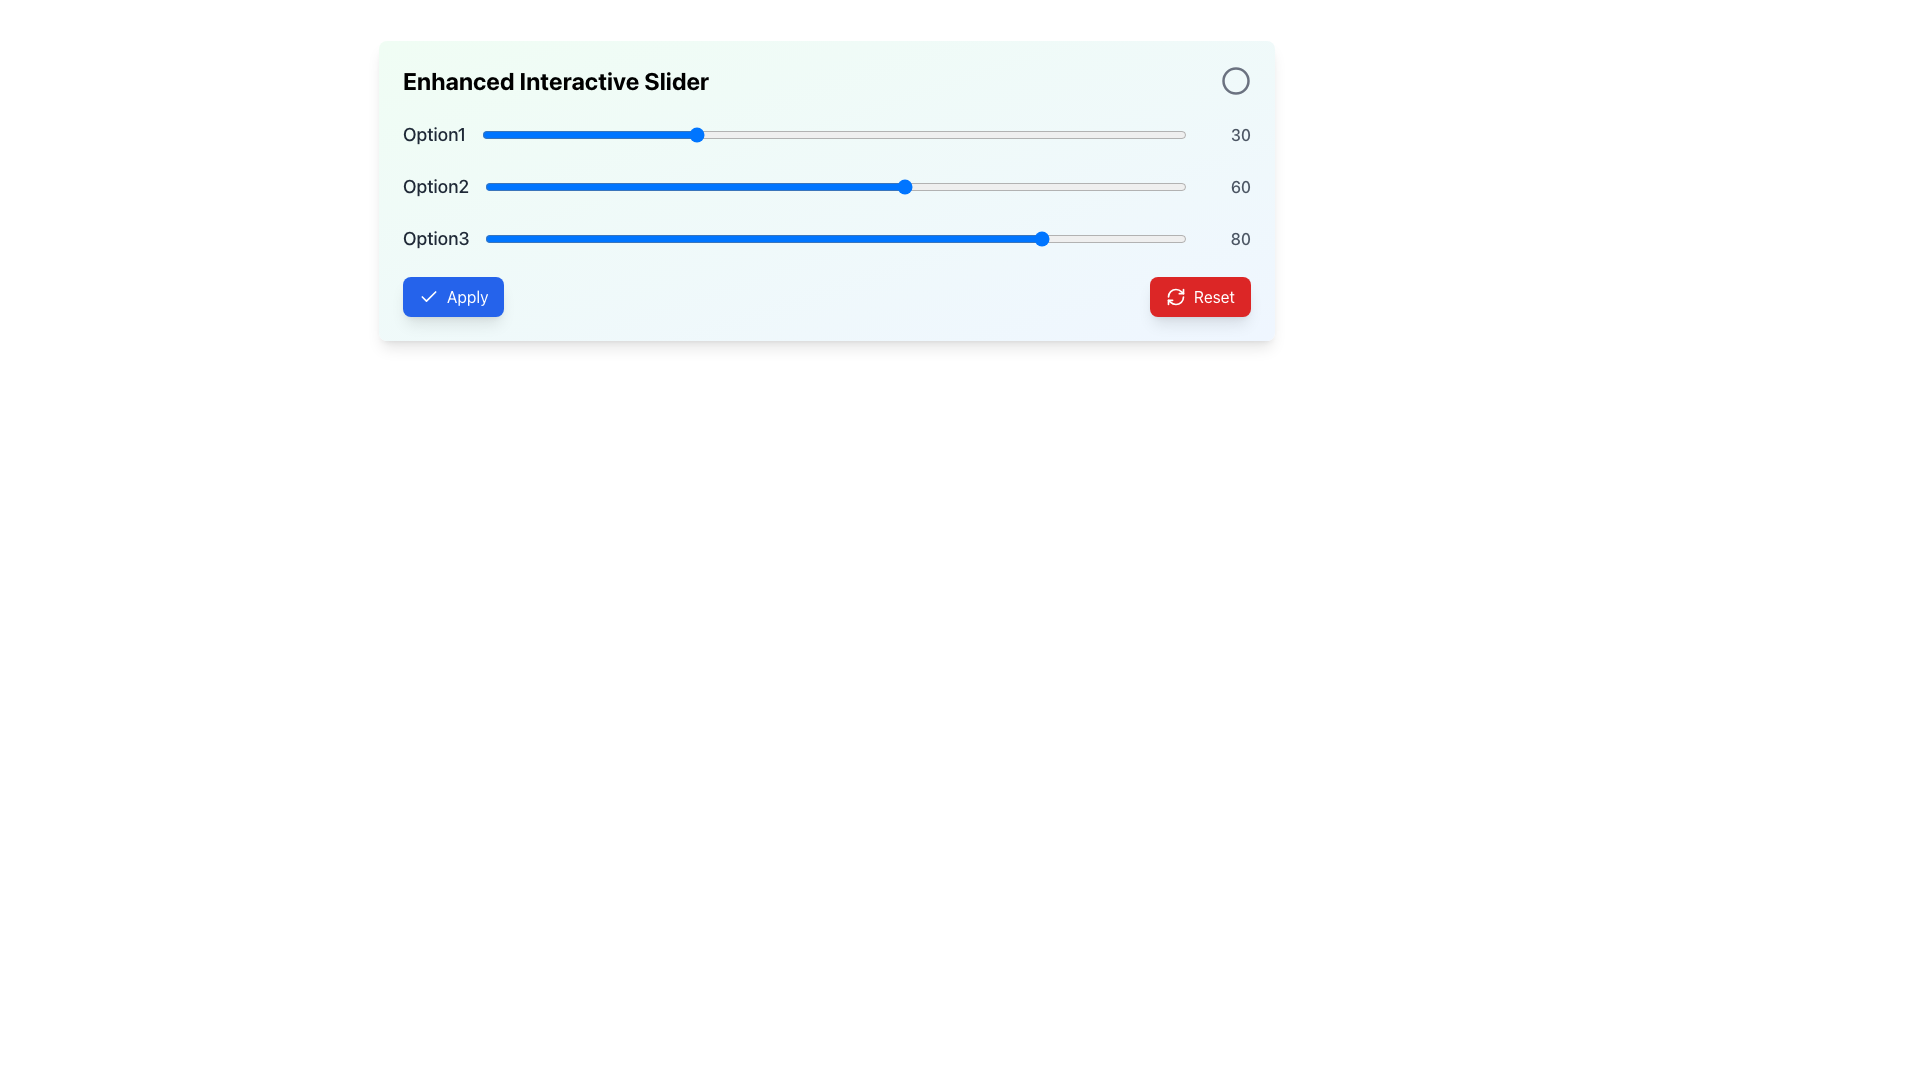 Image resolution: width=1920 pixels, height=1080 pixels. I want to click on the reset button located in the bottom-right corner of the interface, so click(1200, 297).